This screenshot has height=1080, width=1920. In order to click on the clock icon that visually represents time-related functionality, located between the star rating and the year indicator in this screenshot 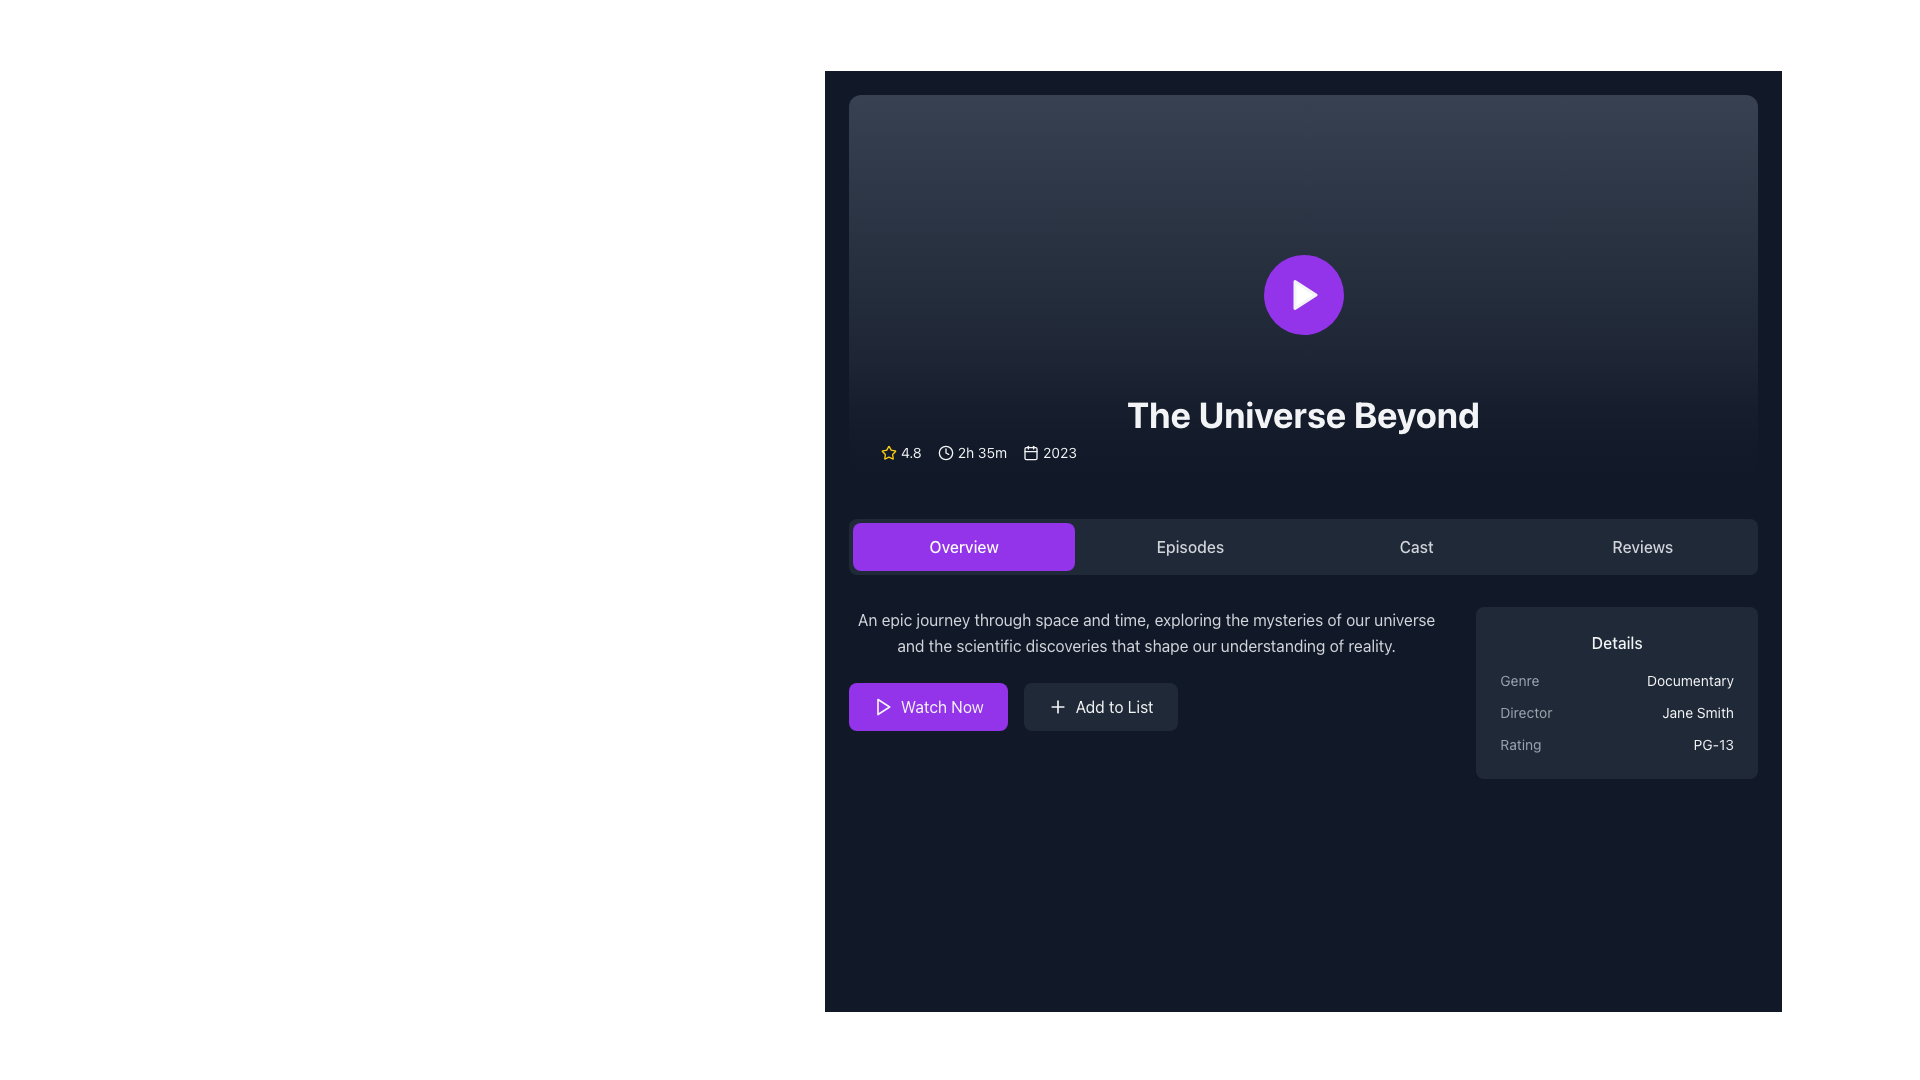, I will do `click(944, 452)`.